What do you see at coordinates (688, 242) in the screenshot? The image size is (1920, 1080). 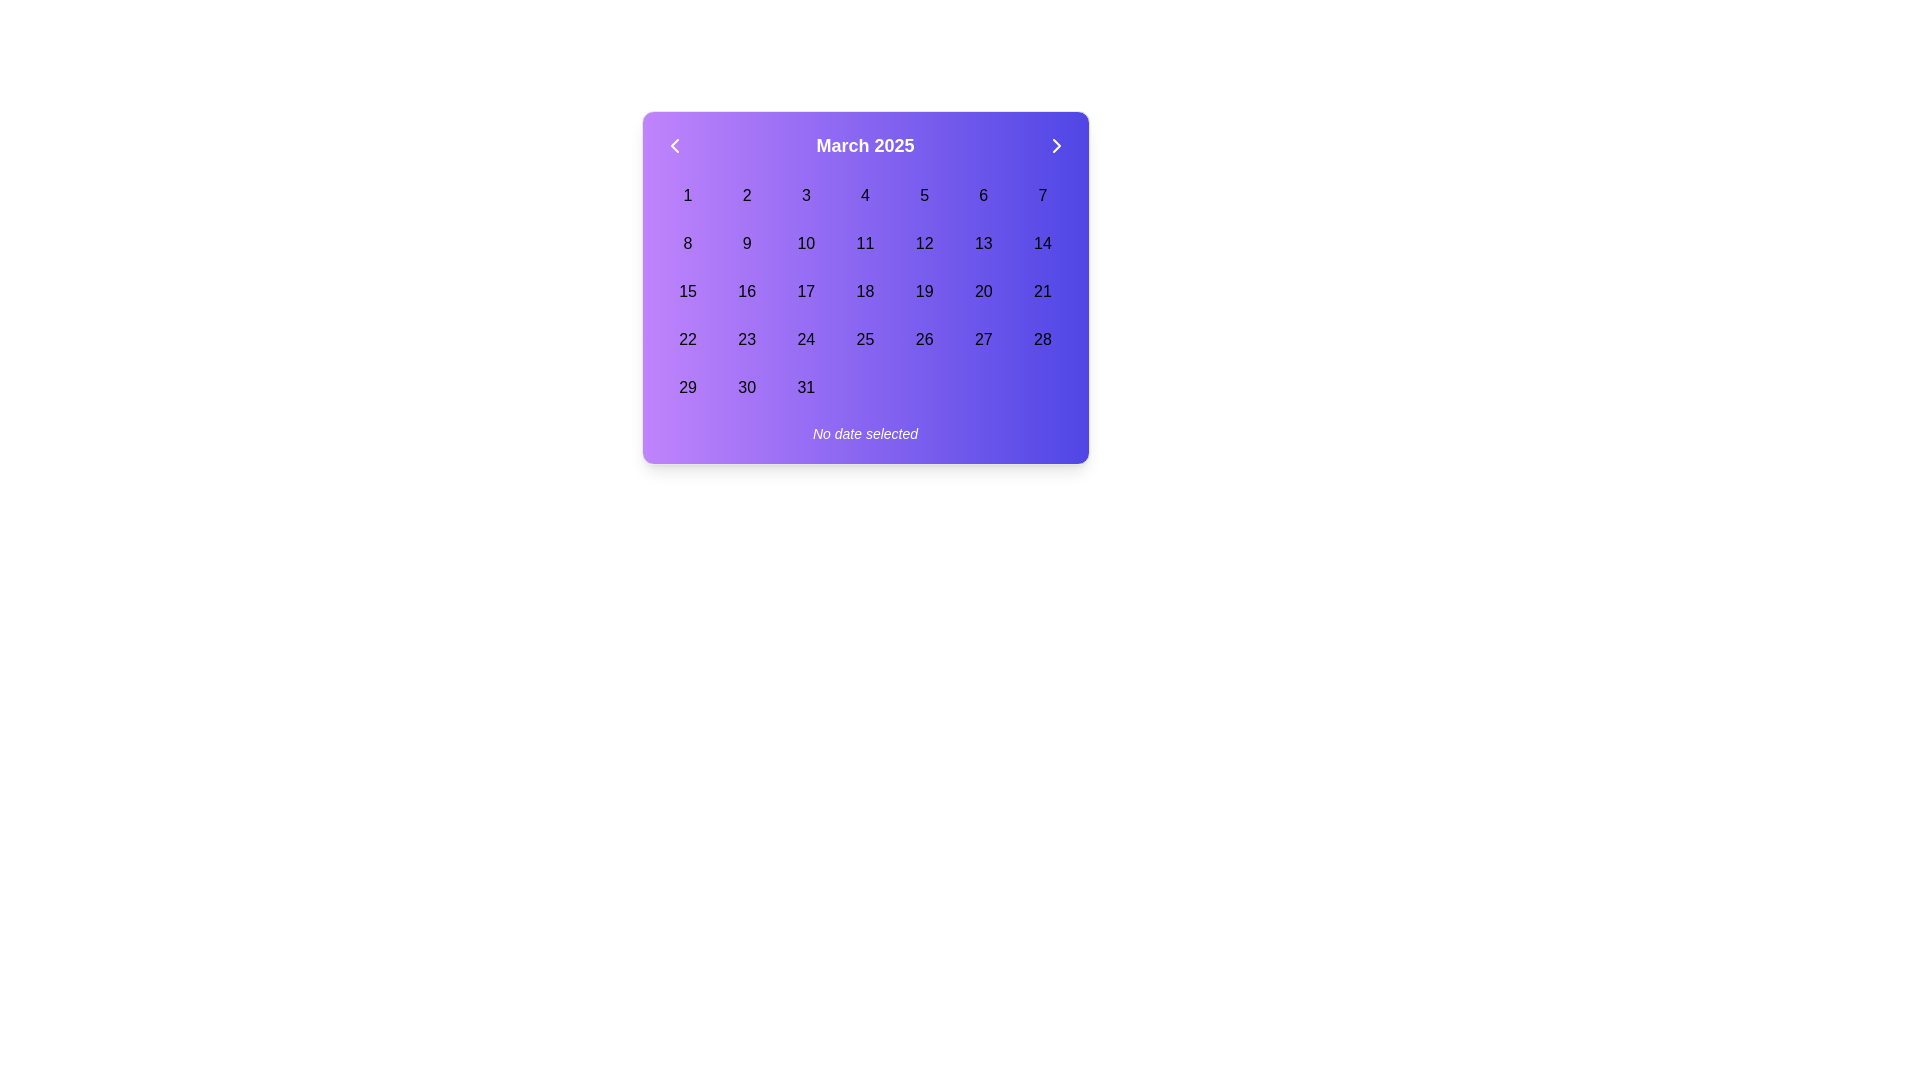 I see `the circular button` at bounding box center [688, 242].